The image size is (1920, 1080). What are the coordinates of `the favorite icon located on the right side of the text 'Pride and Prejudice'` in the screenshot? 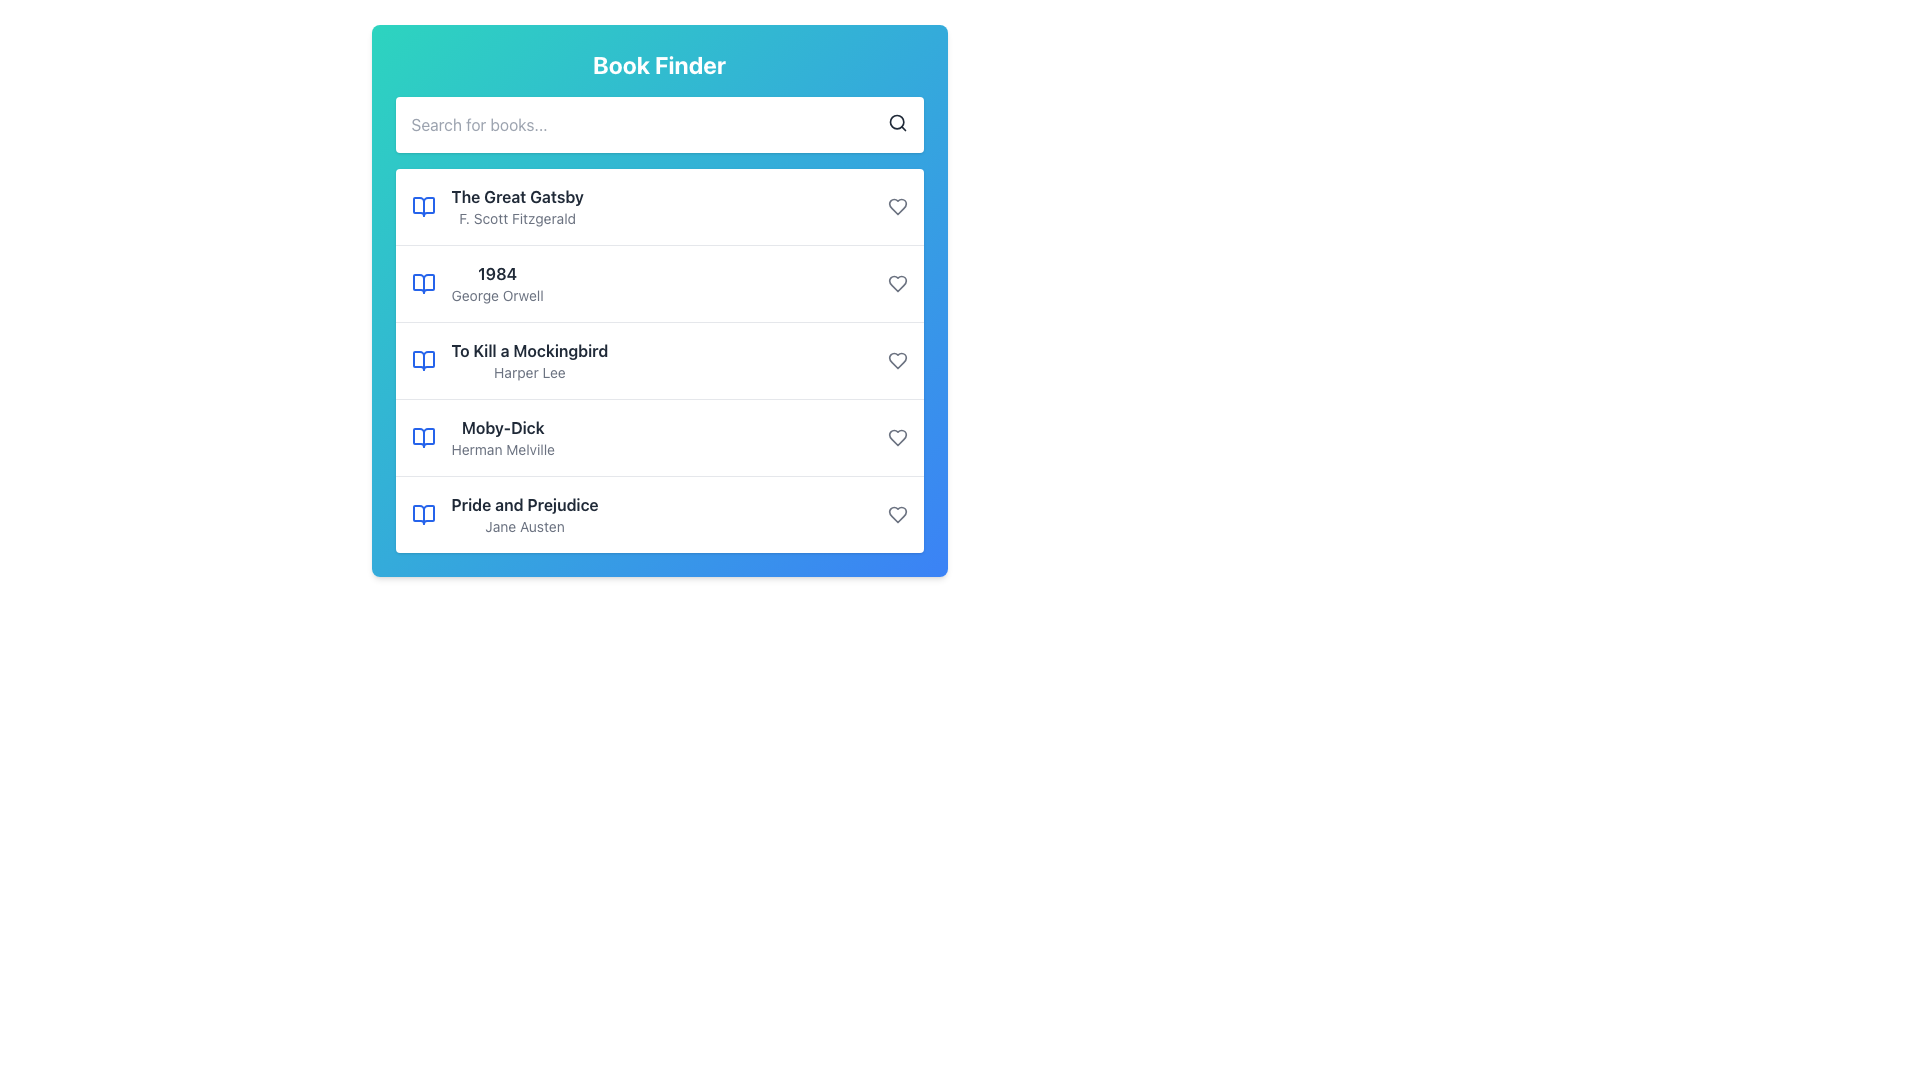 It's located at (896, 514).